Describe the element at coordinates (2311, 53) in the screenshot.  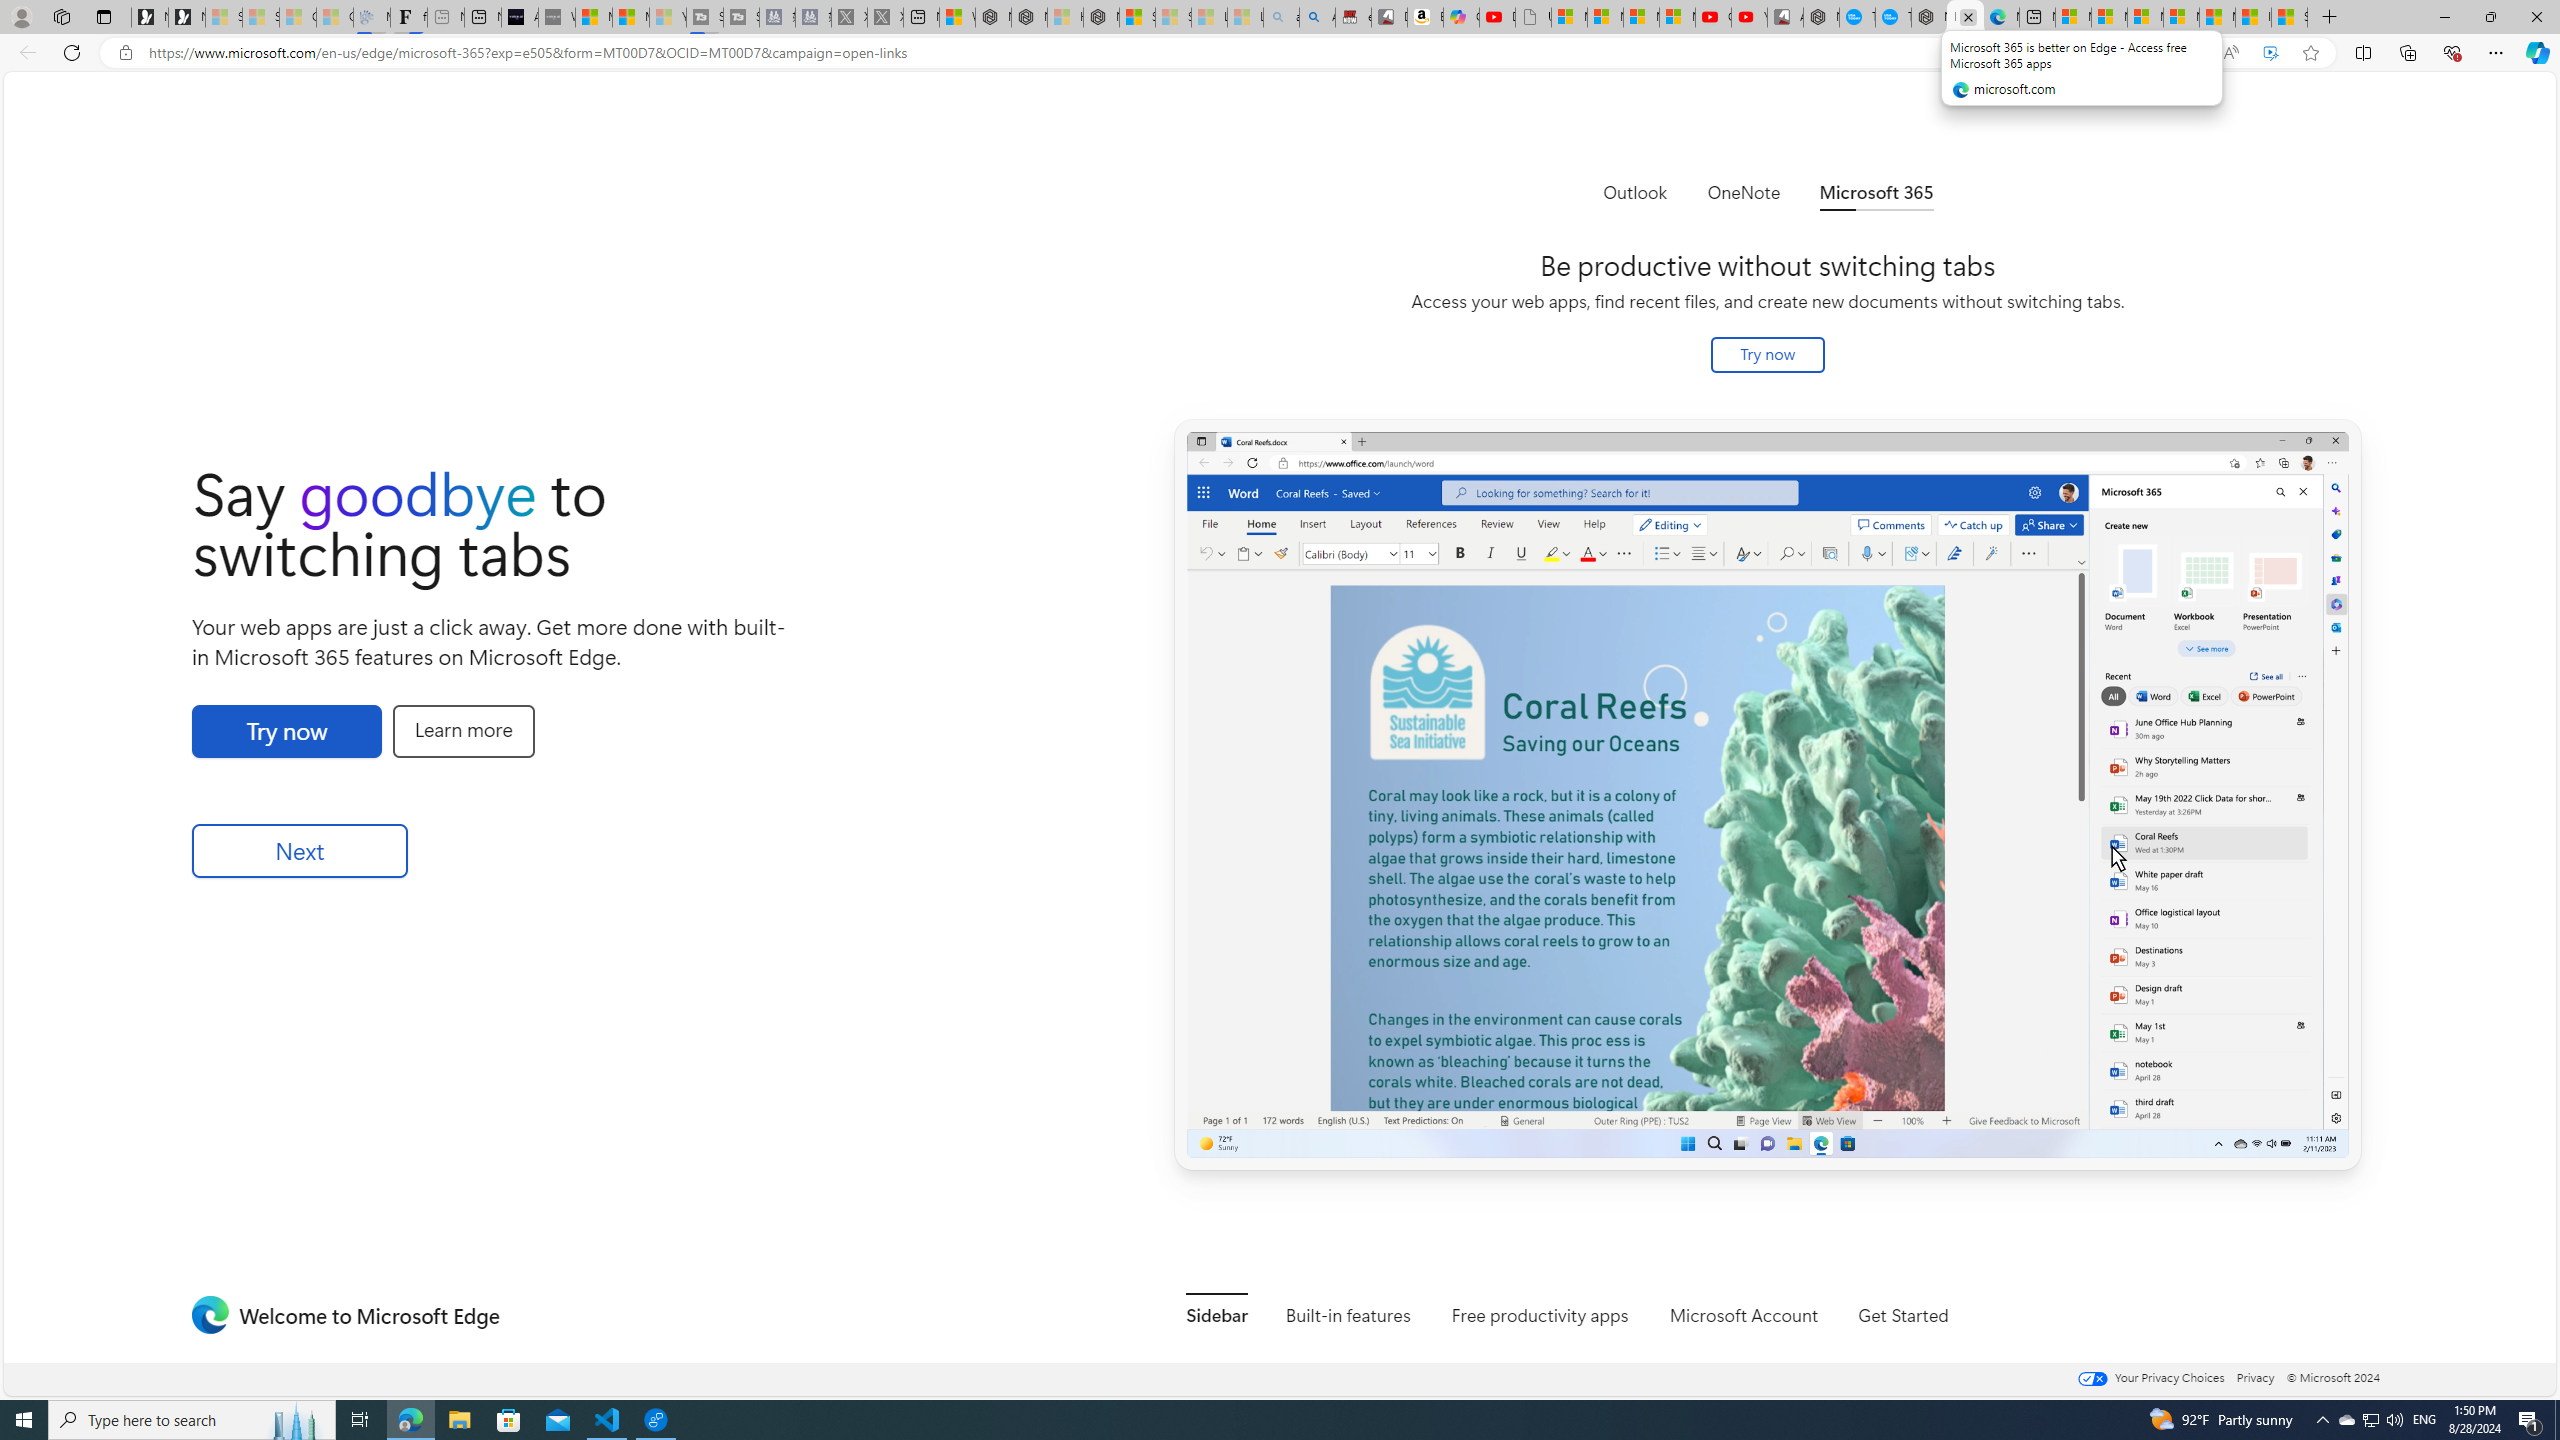
I see `'Add this page to favorites (Ctrl+D)'` at that location.